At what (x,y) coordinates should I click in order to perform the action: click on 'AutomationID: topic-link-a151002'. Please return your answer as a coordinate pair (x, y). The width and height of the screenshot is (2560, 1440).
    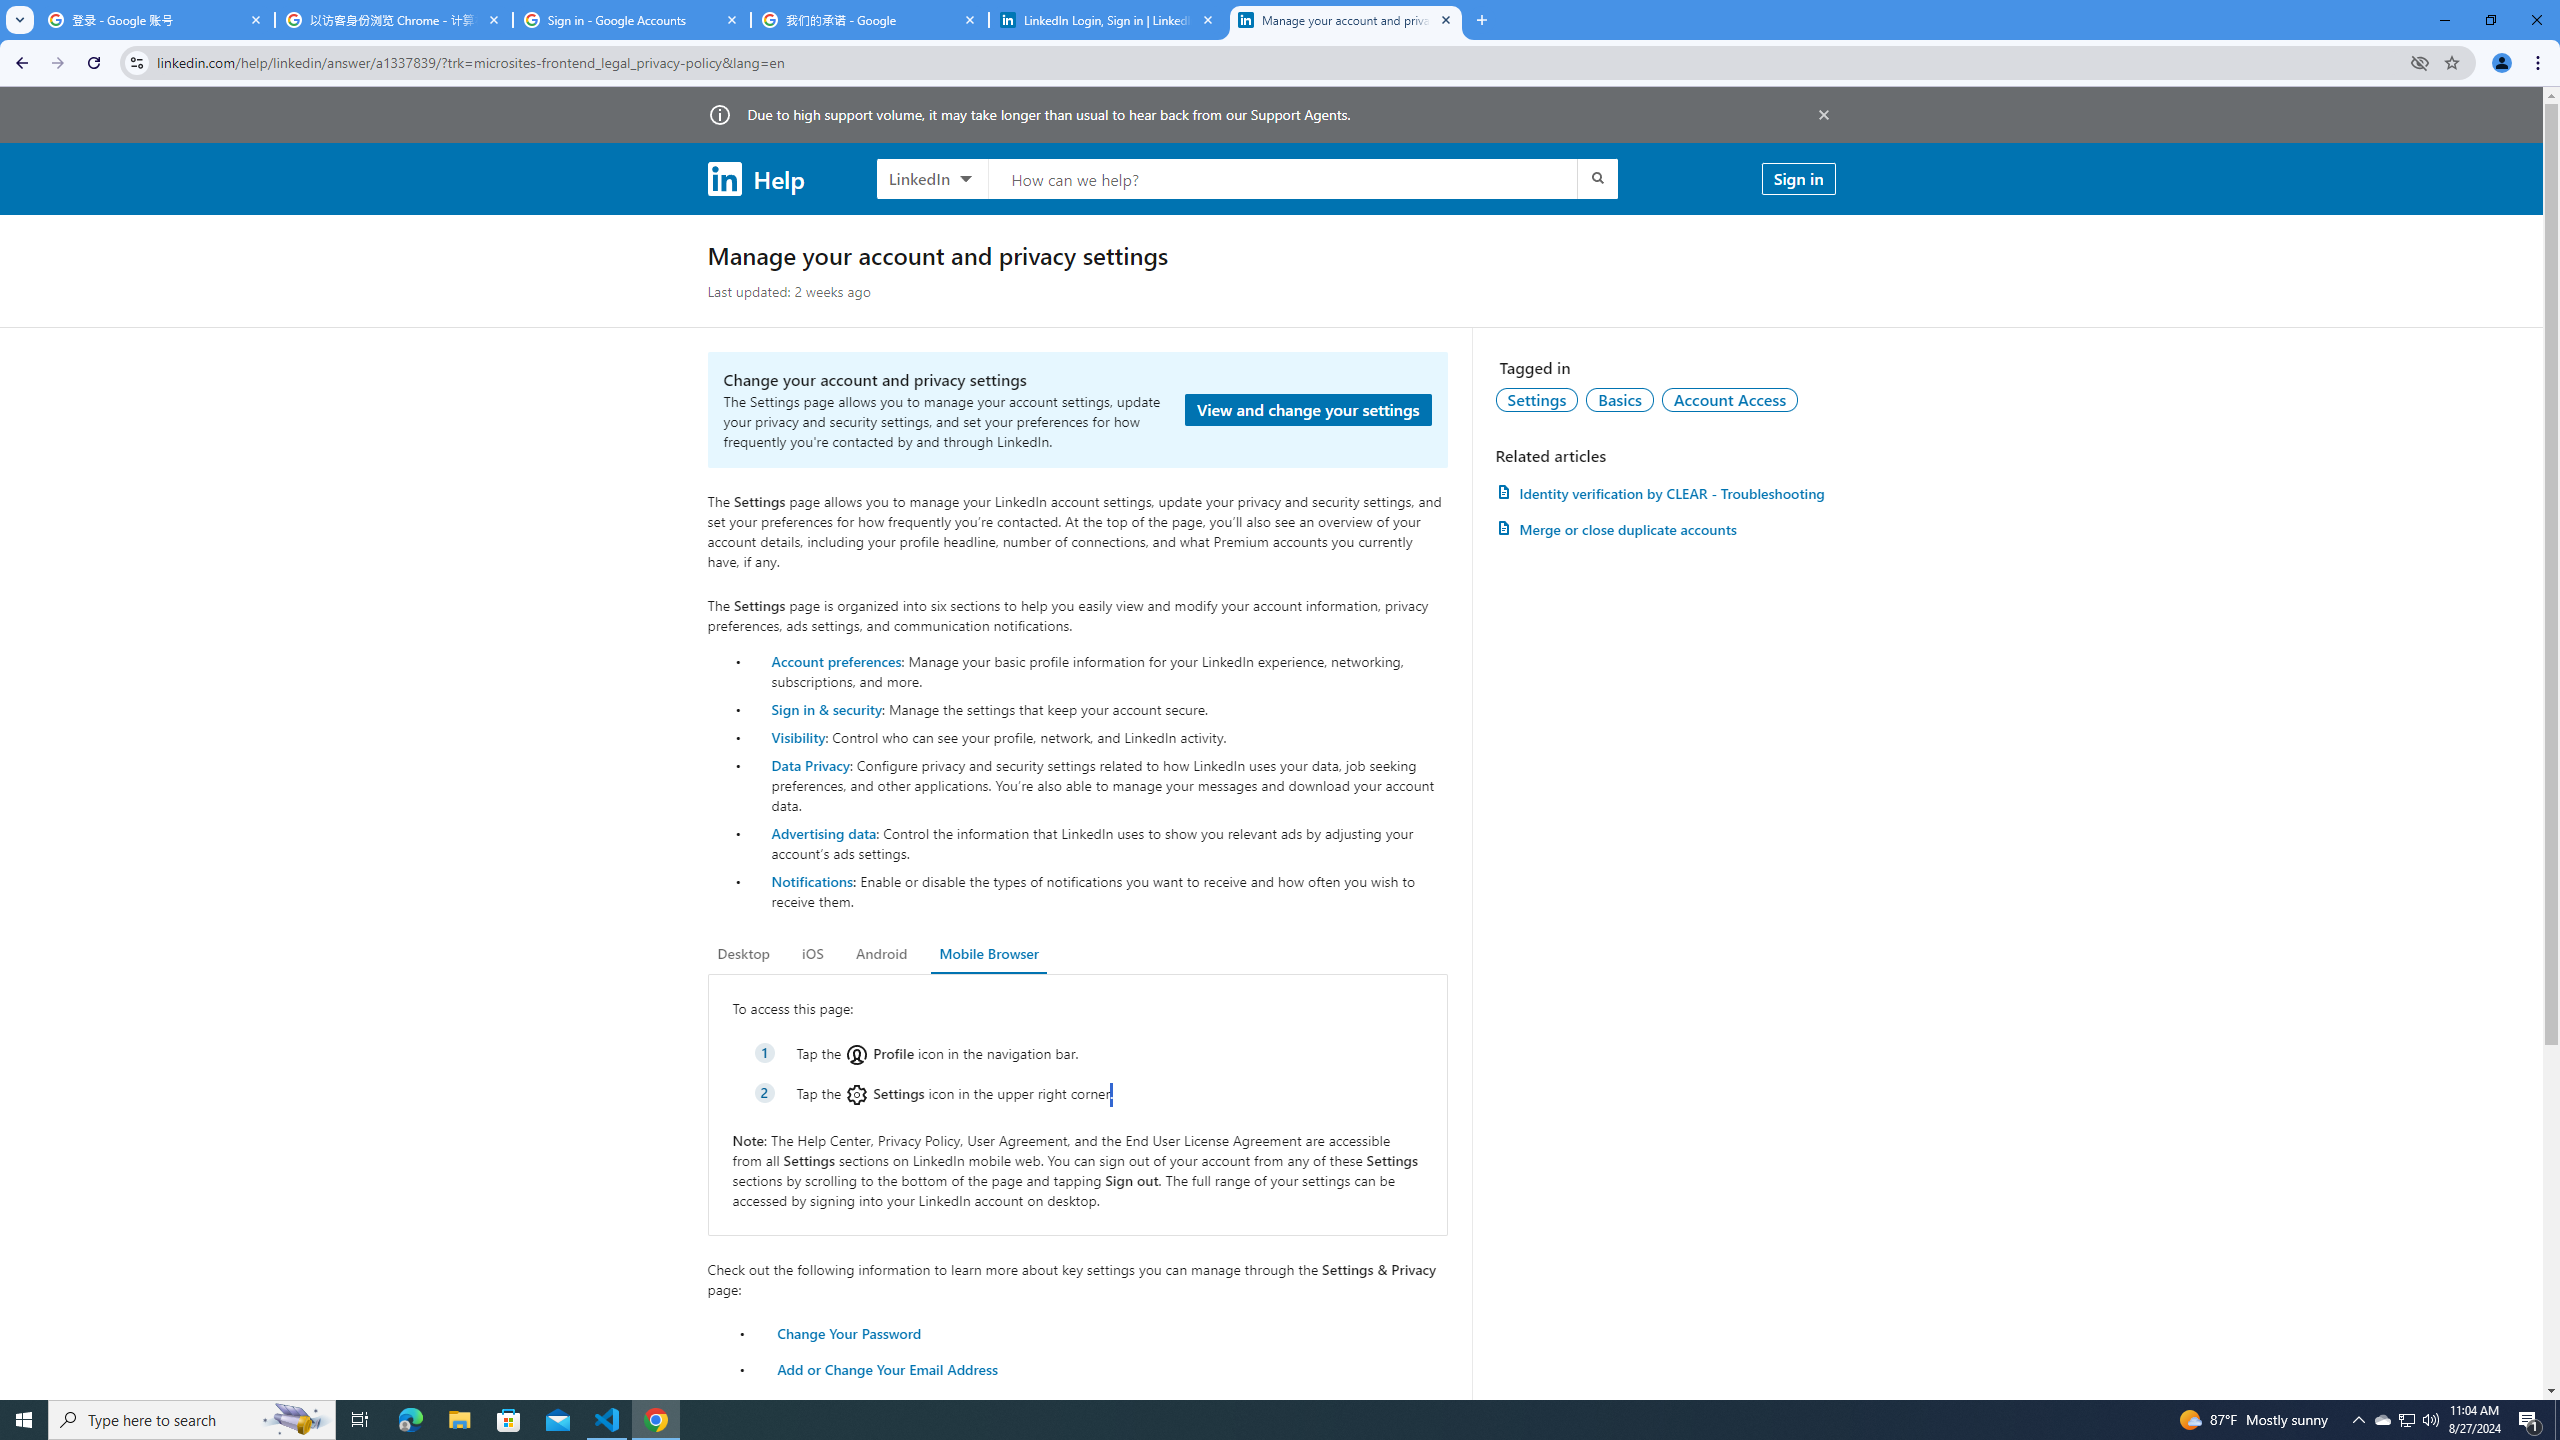
    Looking at the image, I should click on (1729, 398).